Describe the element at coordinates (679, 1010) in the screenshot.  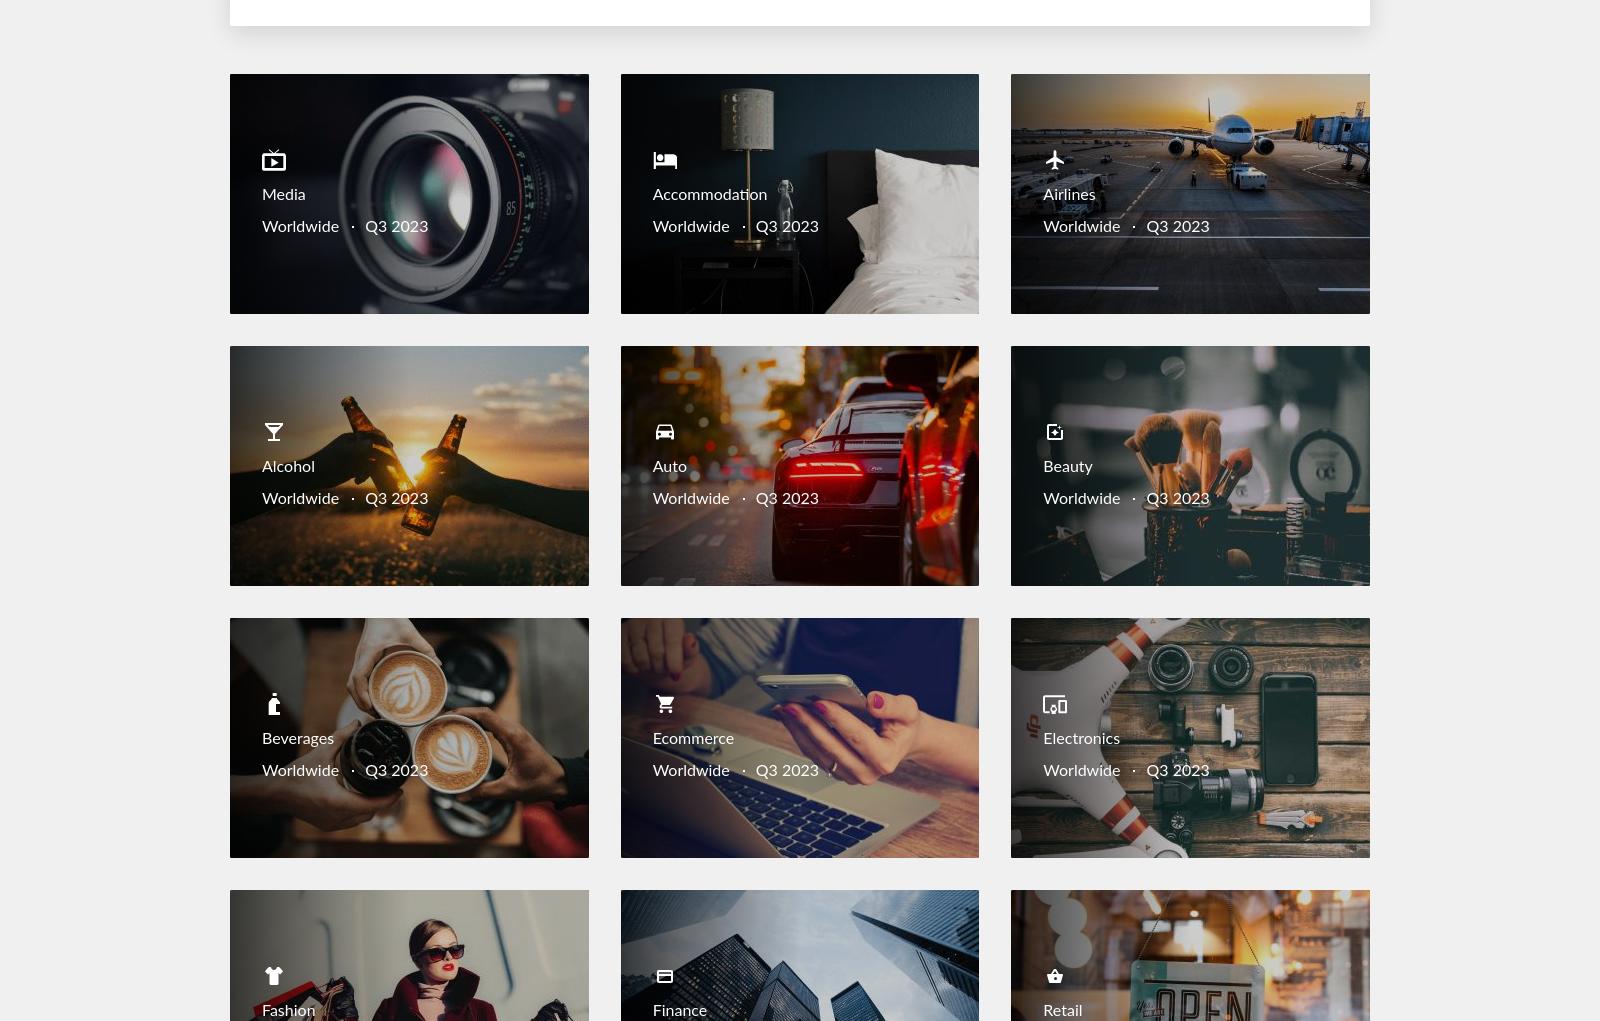
I see `'Finance'` at that location.